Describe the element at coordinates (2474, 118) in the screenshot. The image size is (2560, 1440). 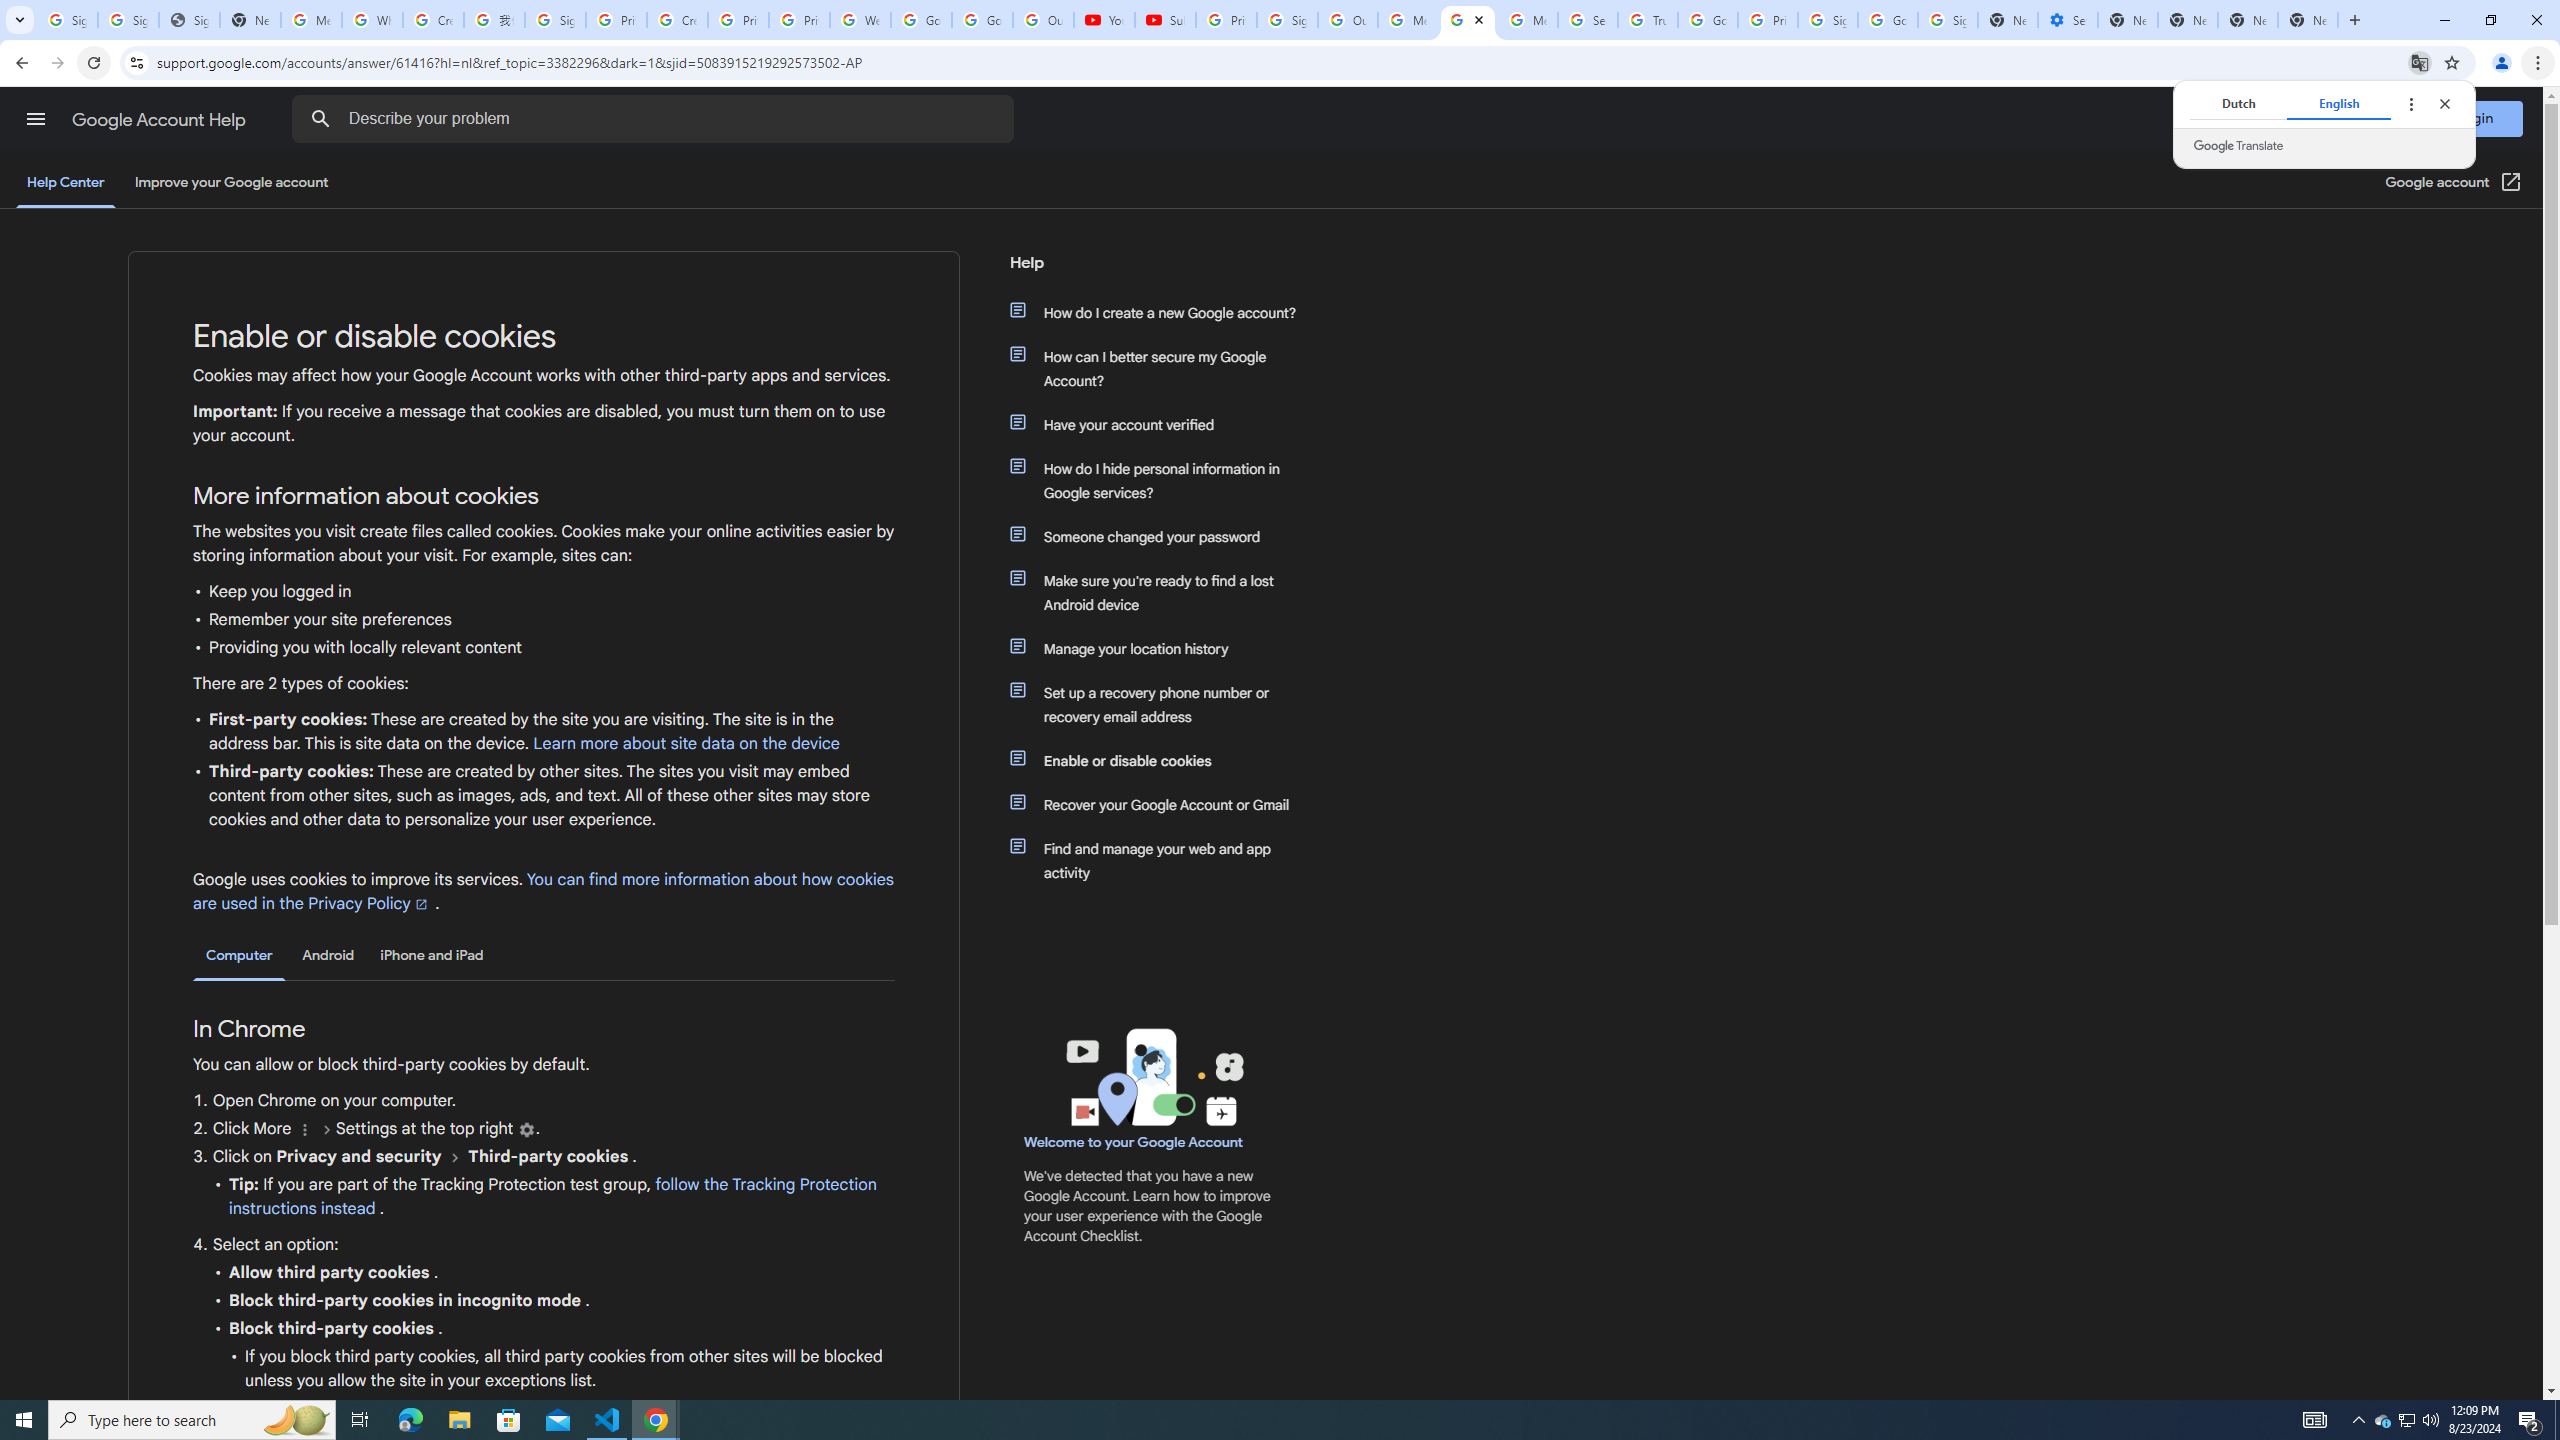
I see `'Login'` at that location.